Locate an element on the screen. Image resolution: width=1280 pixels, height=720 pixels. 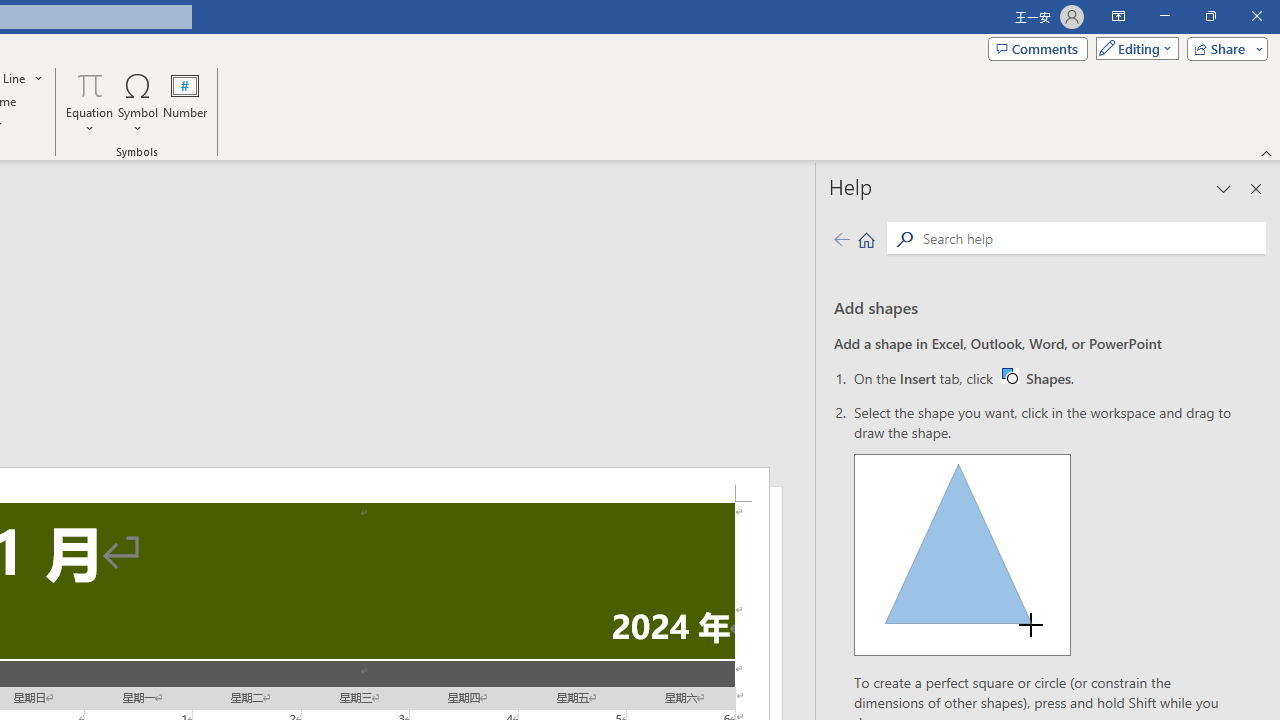
'Minimize' is located at coordinates (1164, 16).